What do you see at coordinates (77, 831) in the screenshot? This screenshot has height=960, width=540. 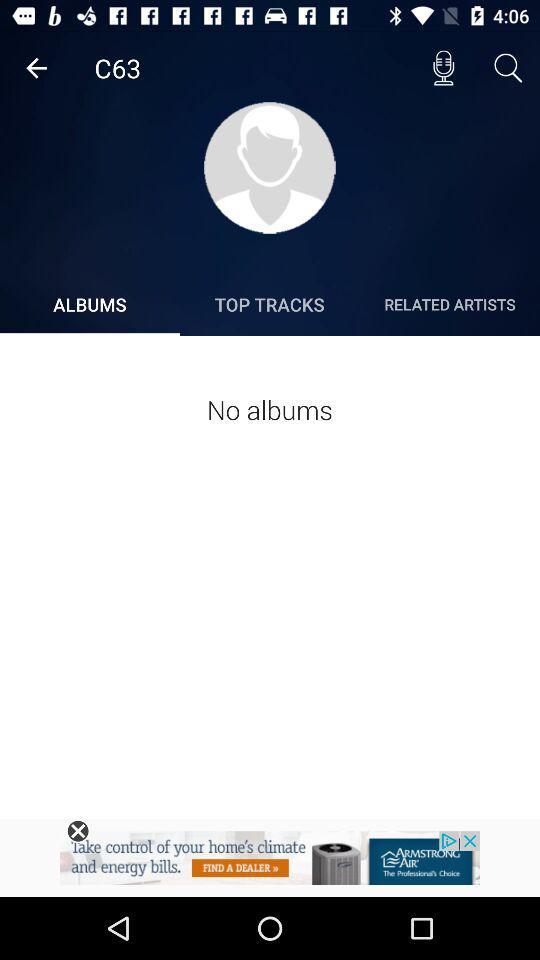 I see `the close icon` at bounding box center [77, 831].